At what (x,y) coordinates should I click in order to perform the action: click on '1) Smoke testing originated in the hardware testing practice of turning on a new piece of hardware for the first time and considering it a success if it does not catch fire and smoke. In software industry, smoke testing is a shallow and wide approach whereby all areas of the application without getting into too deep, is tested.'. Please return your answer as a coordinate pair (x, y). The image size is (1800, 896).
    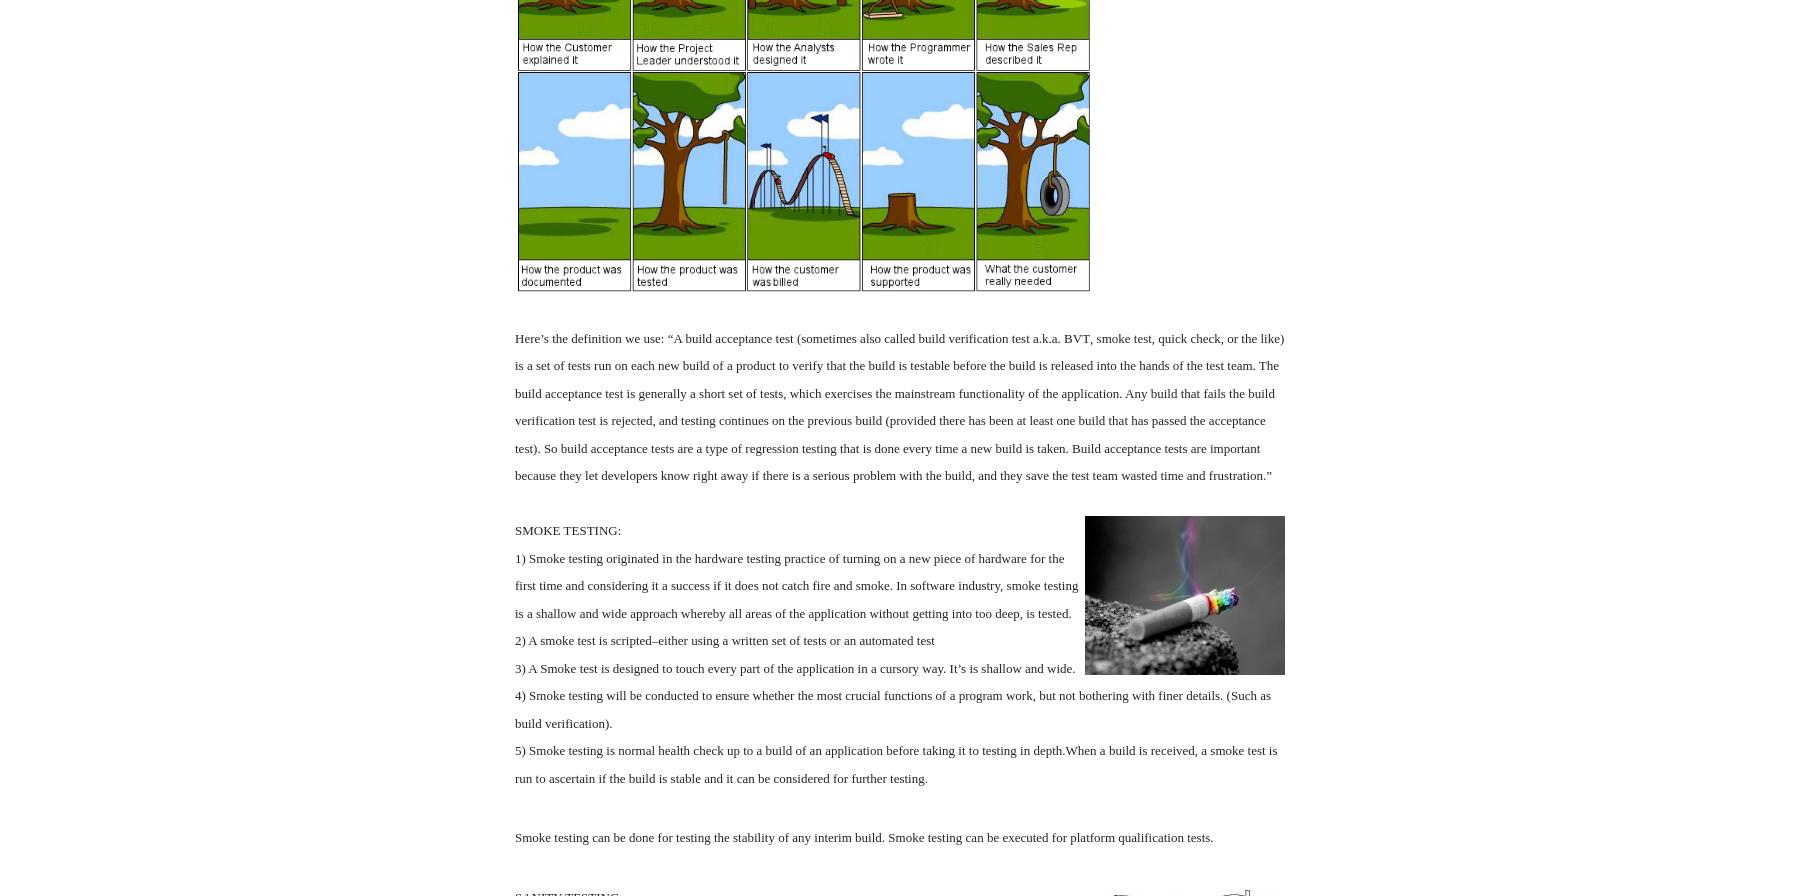
    Looking at the image, I should click on (796, 584).